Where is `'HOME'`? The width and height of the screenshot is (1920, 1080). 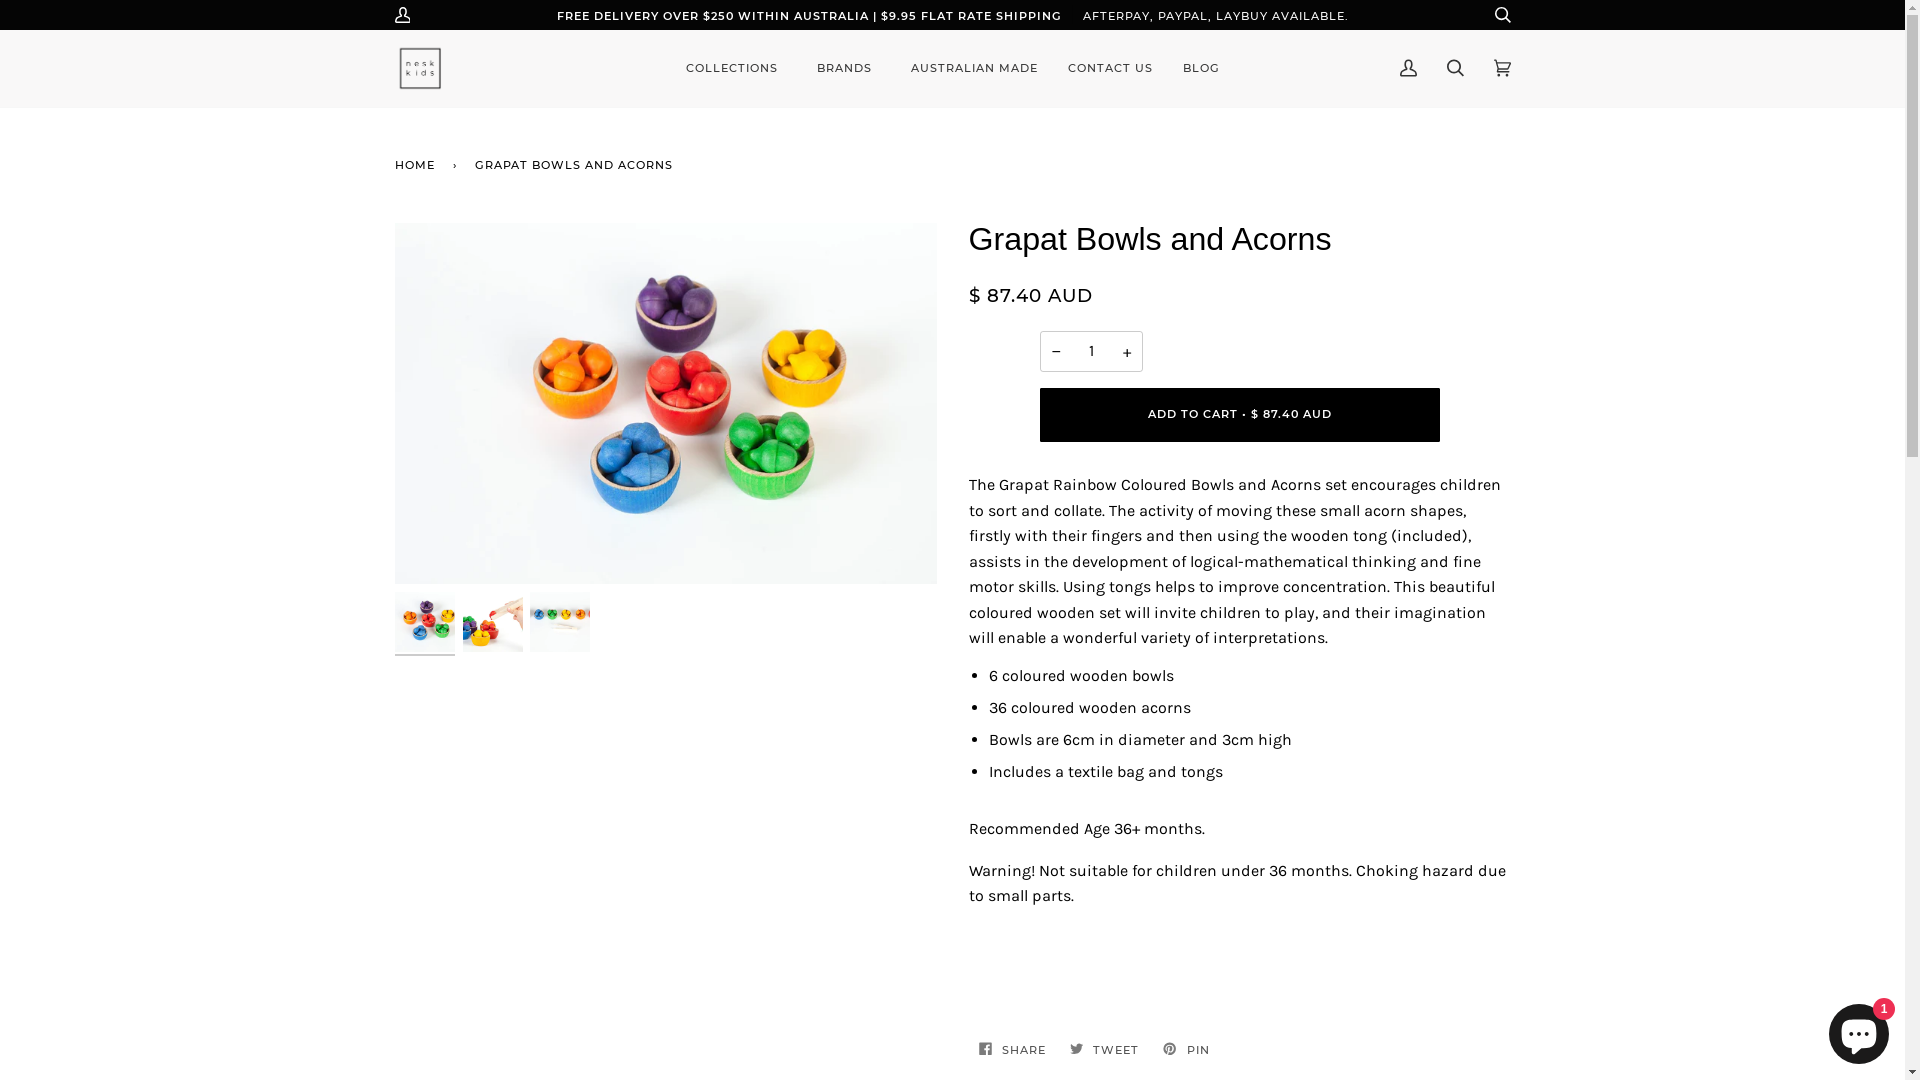
'HOME' is located at coordinates (416, 164).